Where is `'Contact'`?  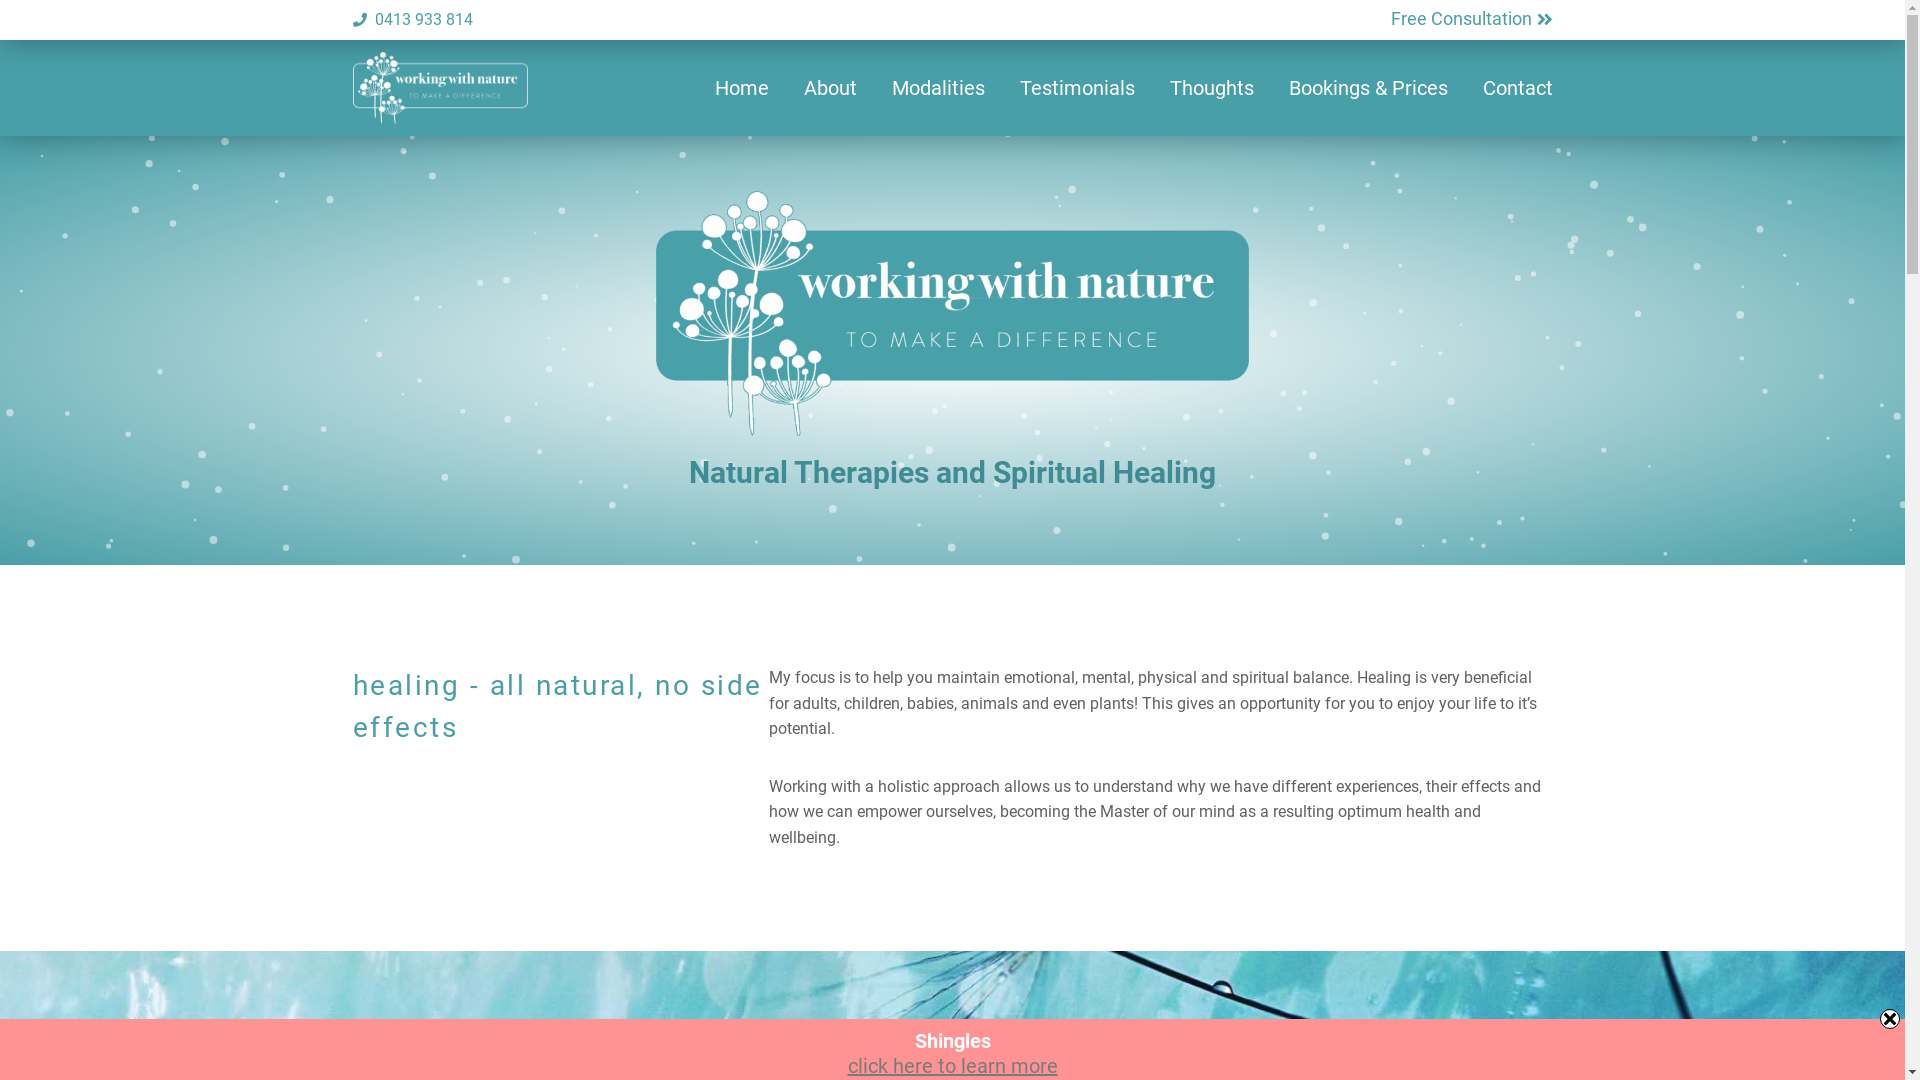 'Contact' is located at coordinates (1482, 87).